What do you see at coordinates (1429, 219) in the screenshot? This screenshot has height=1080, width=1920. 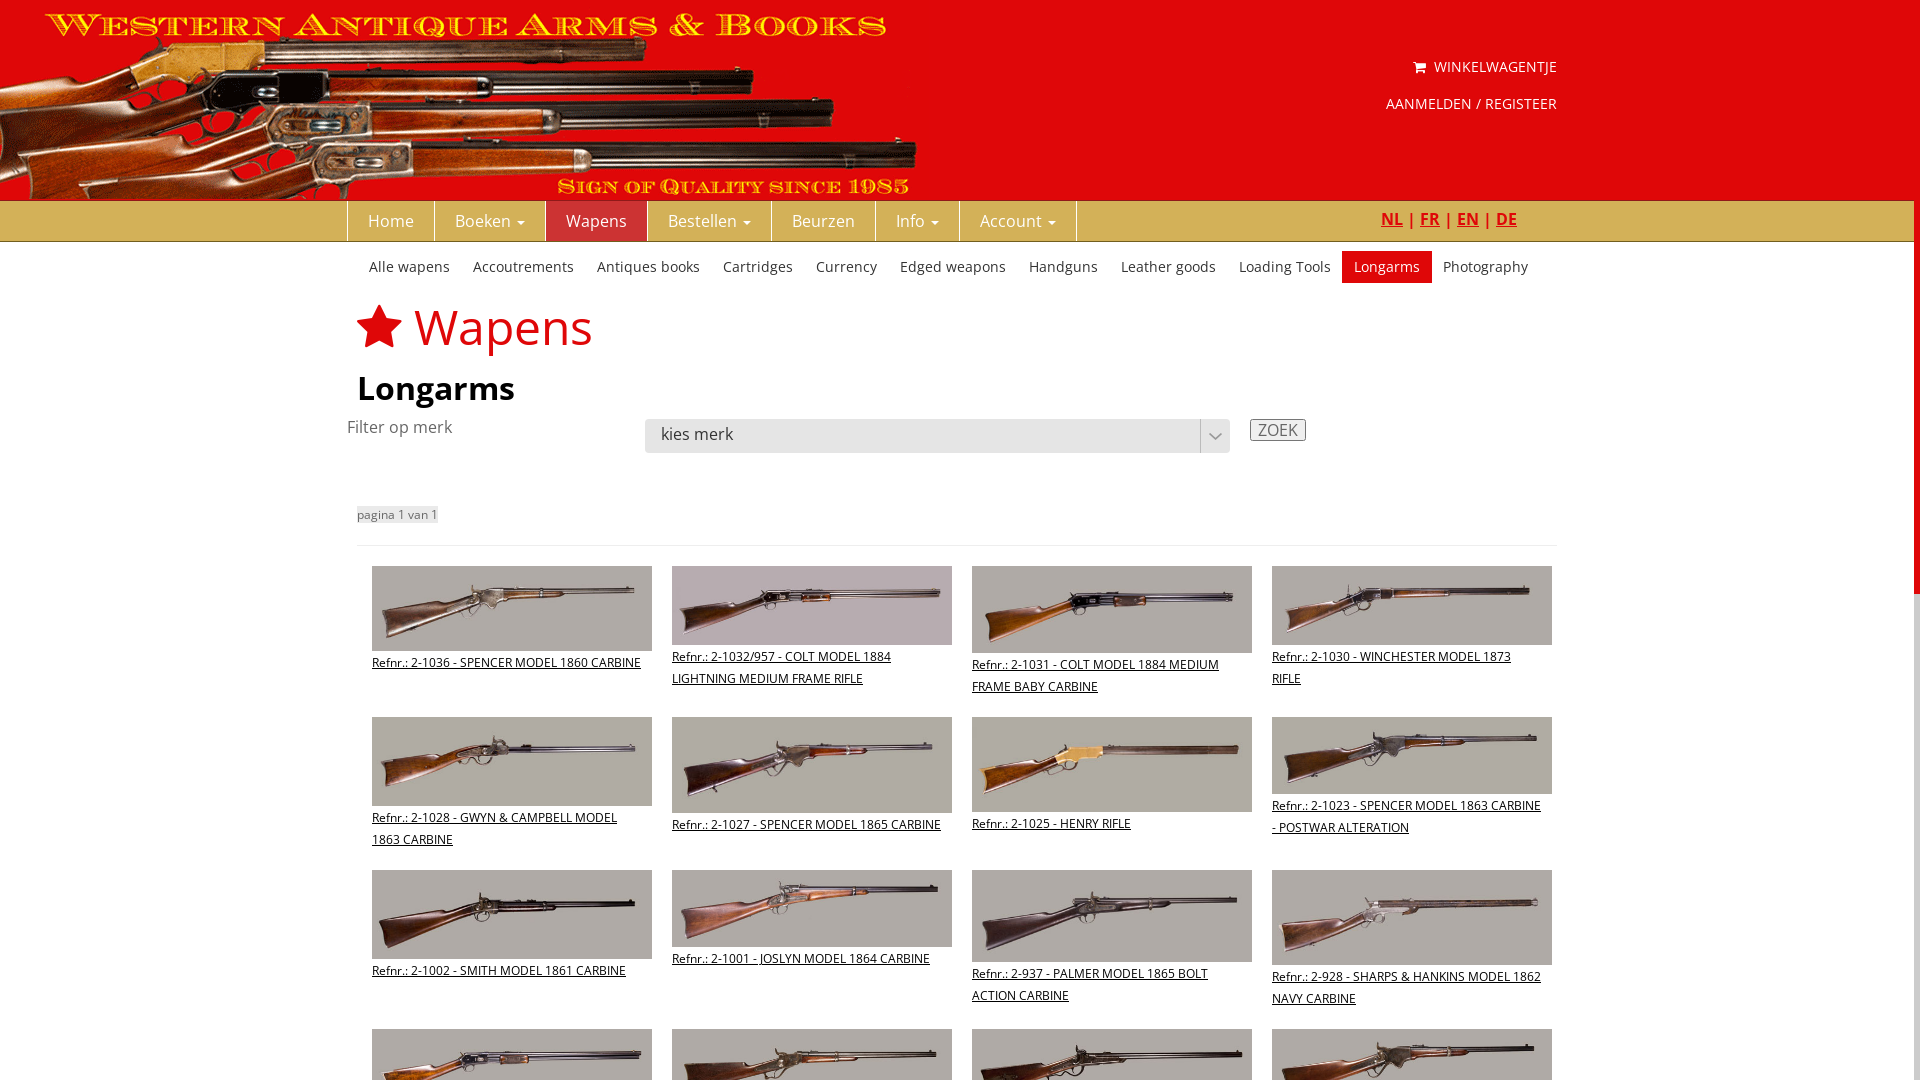 I see `'FR'` at bounding box center [1429, 219].